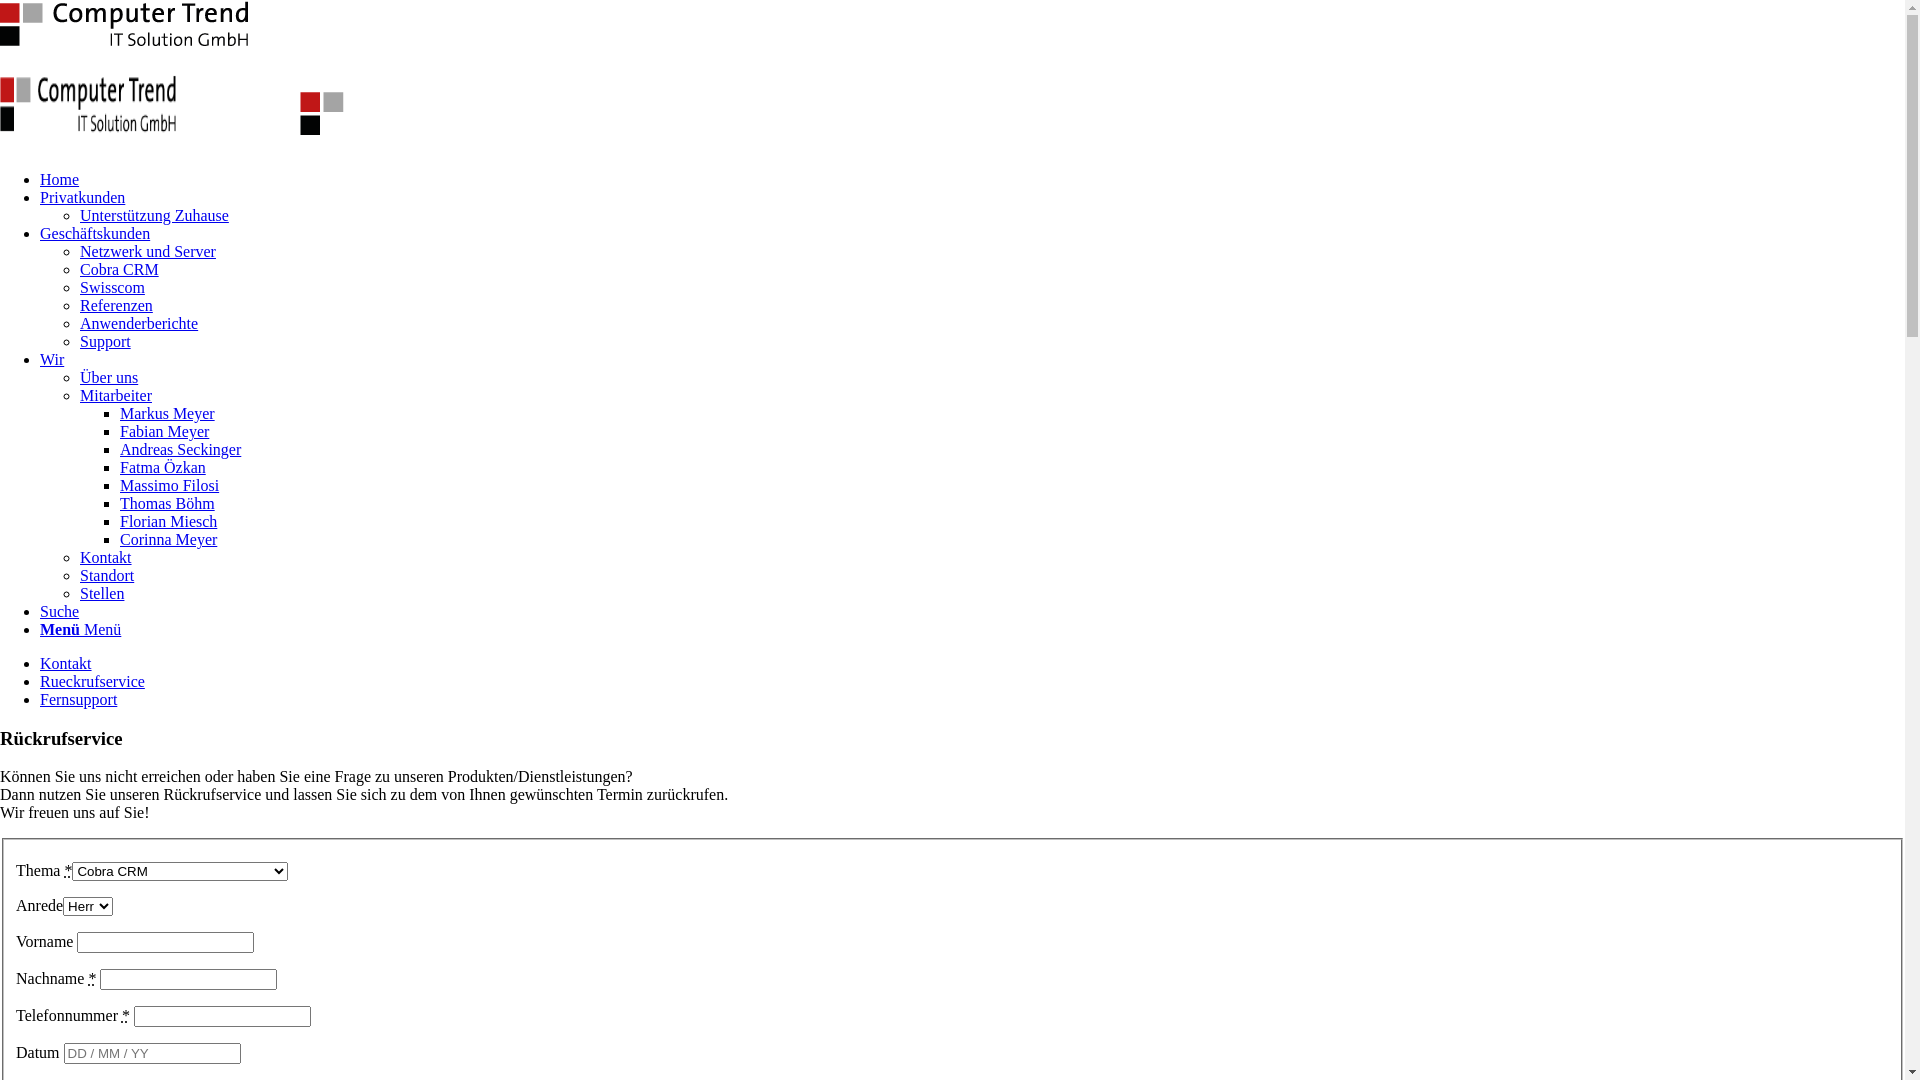 This screenshot has height=1080, width=1920. I want to click on 'Cobra CRM', so click(118, 268).